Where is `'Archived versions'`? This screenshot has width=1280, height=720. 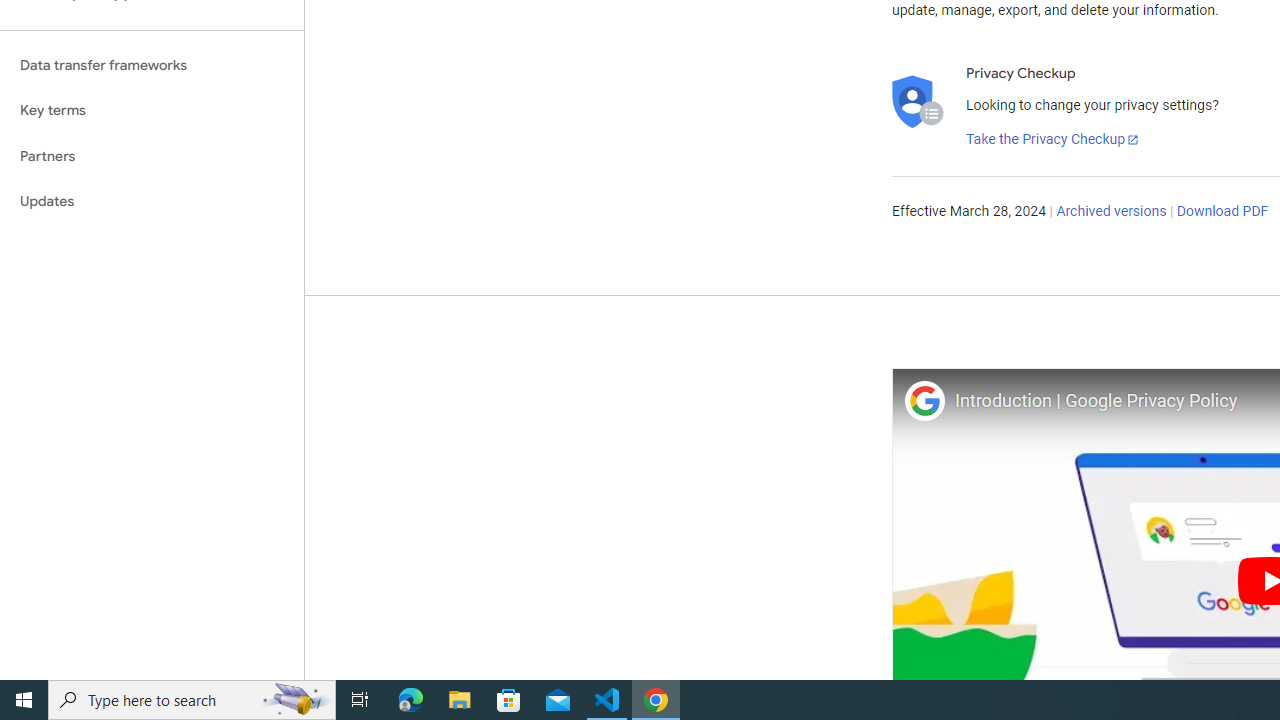
'Archived versions' is located at coordinates (1110, 212).